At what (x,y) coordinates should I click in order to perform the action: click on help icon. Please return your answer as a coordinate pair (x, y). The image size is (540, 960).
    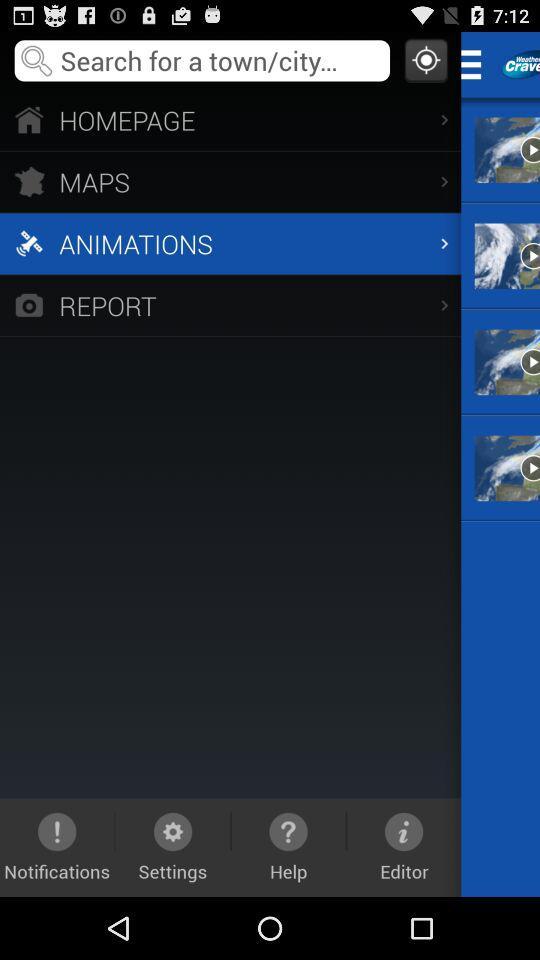
    Looking at the image, I should click on (287, 846).